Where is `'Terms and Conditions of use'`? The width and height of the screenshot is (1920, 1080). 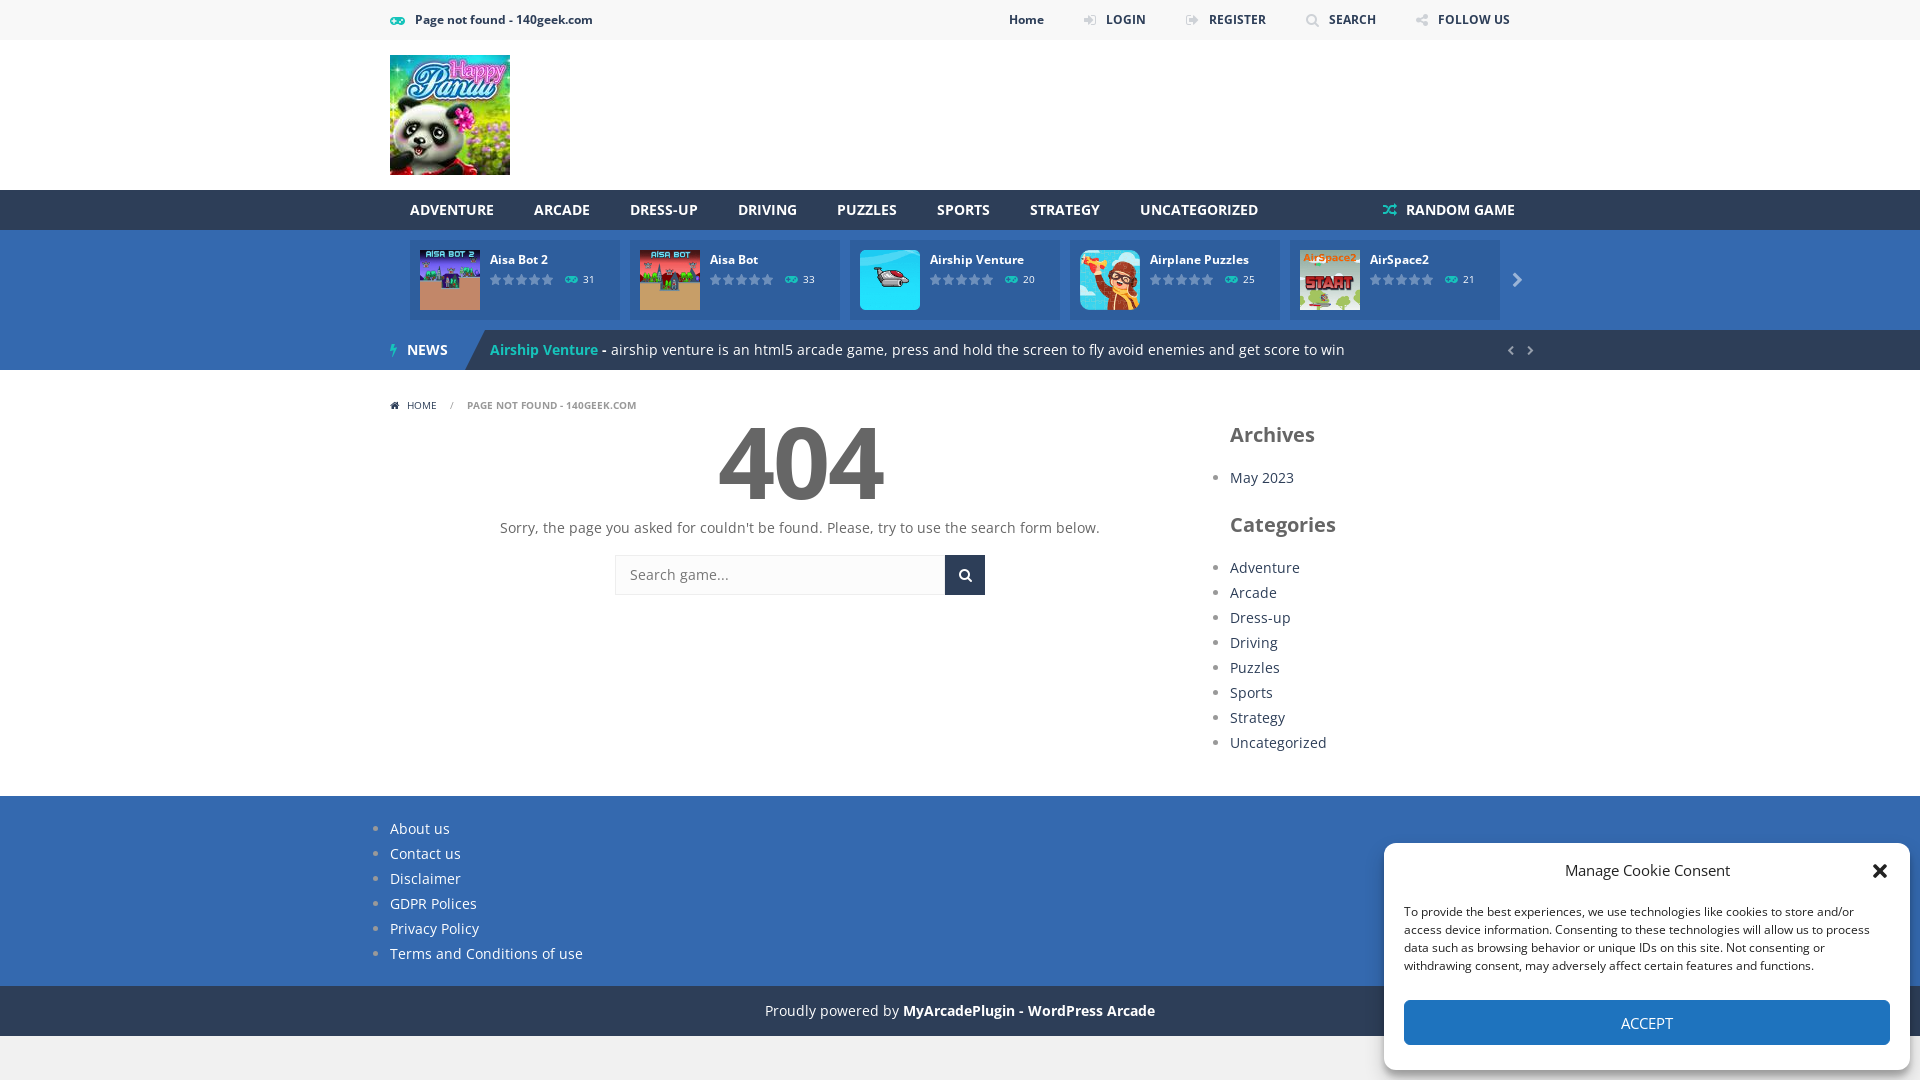
'Terms and Conditions of use' is located at coordinates (486, 952).